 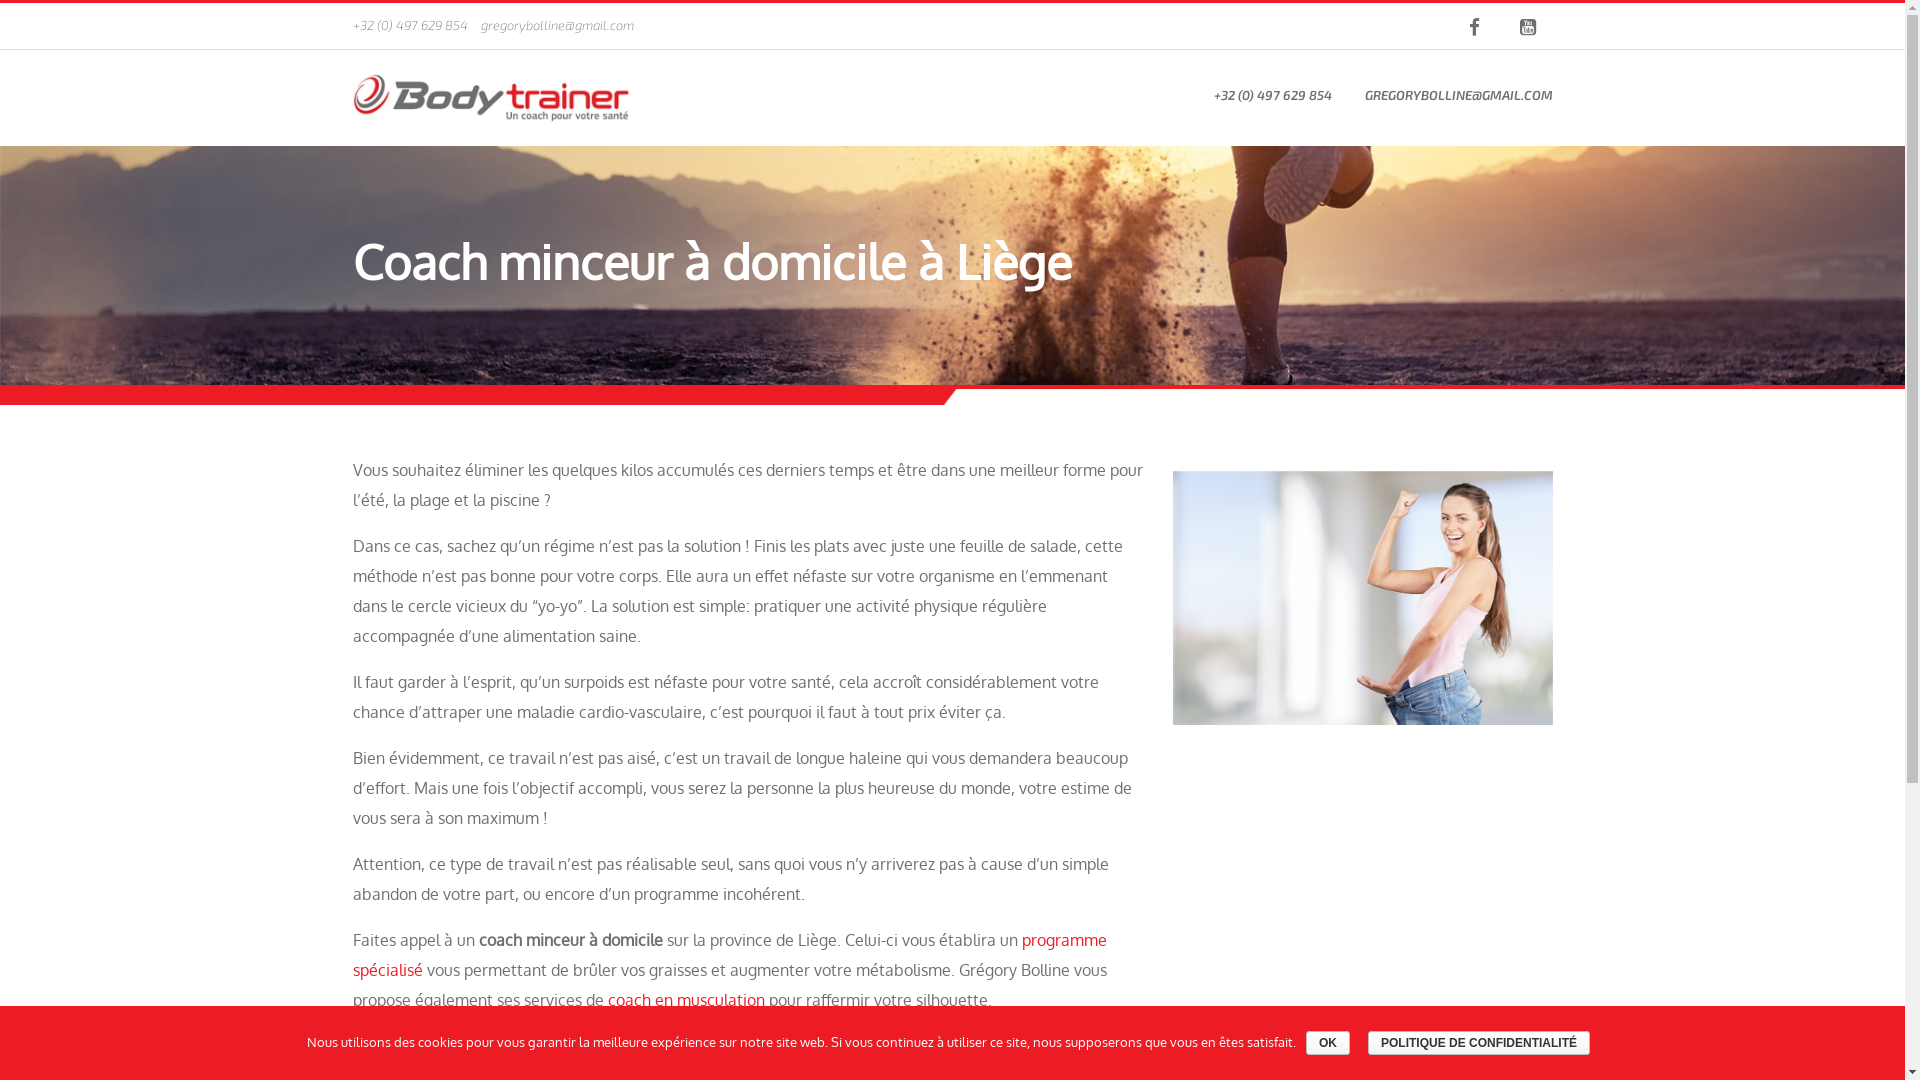 What do you see at coordinates (1458, 95) in the screenshot?
I see `'GREGORYBOLLINE@GMAIL.COM'` at bounding box center [1458, 95].